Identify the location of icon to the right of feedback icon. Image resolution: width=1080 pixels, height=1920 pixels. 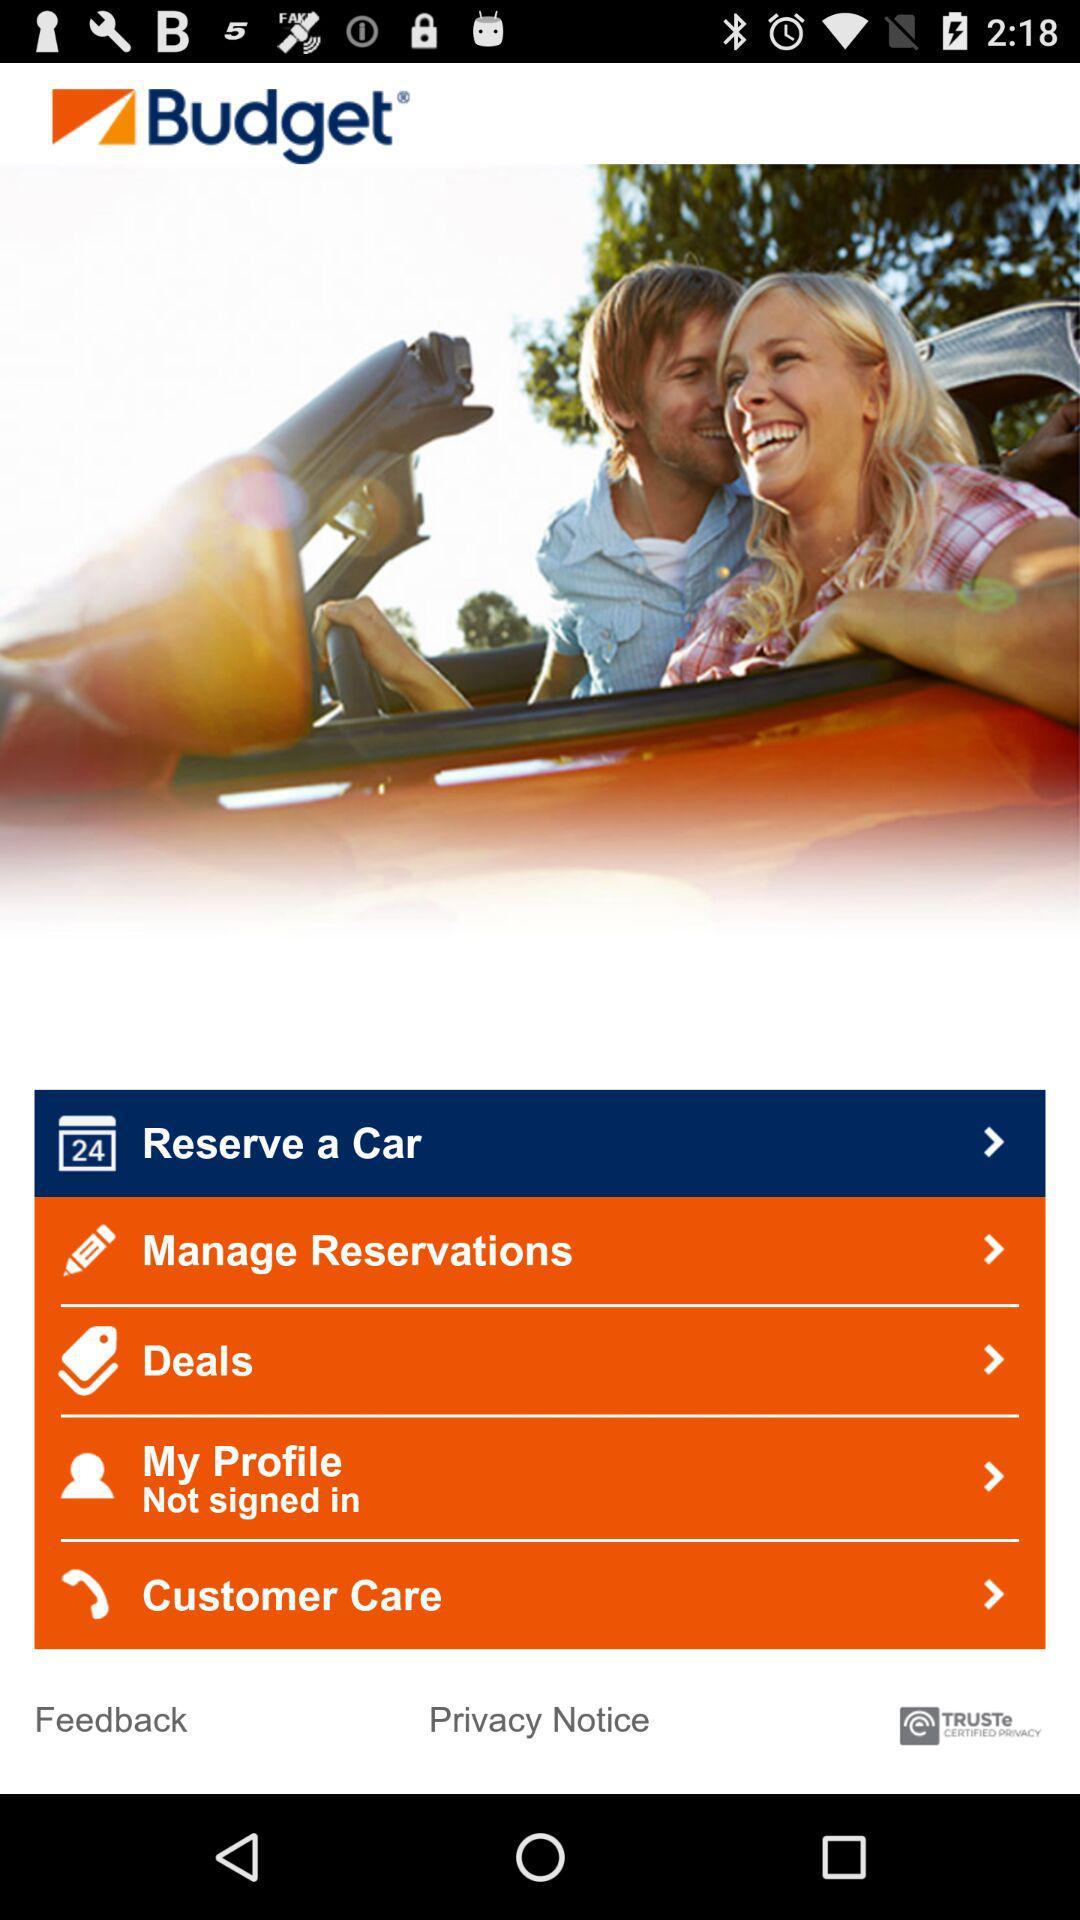
(538, 1710).